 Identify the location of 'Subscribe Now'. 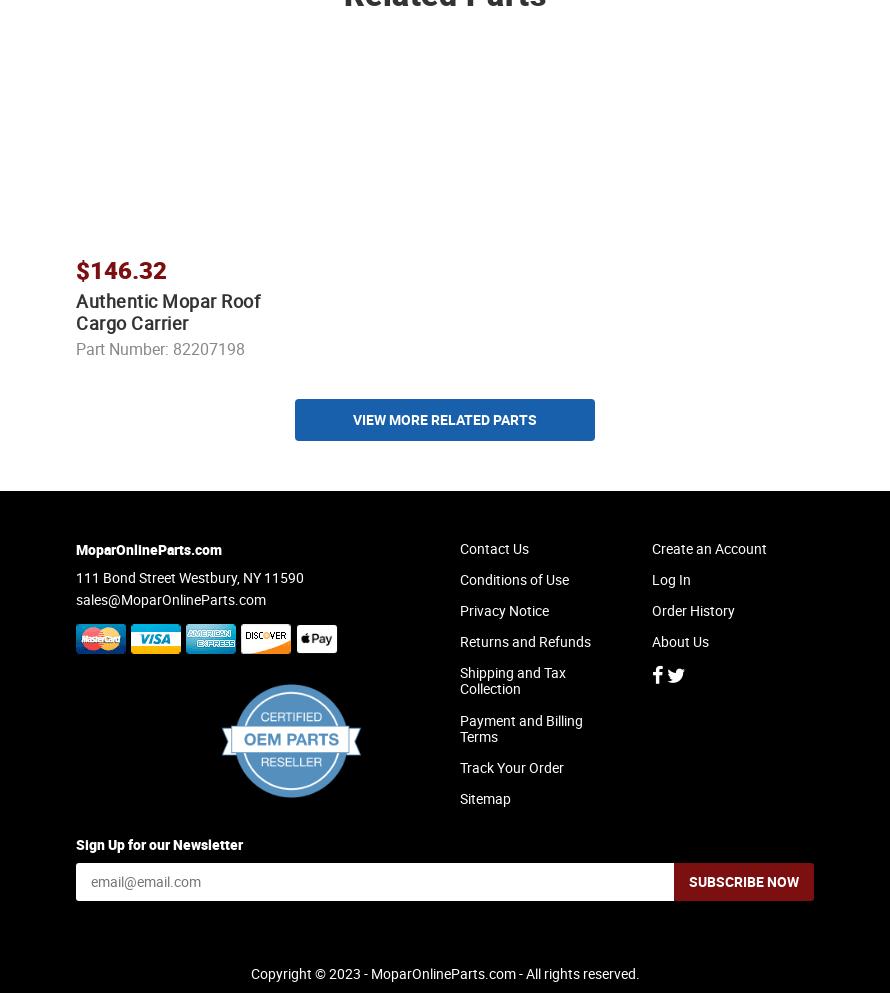
(744, 898).